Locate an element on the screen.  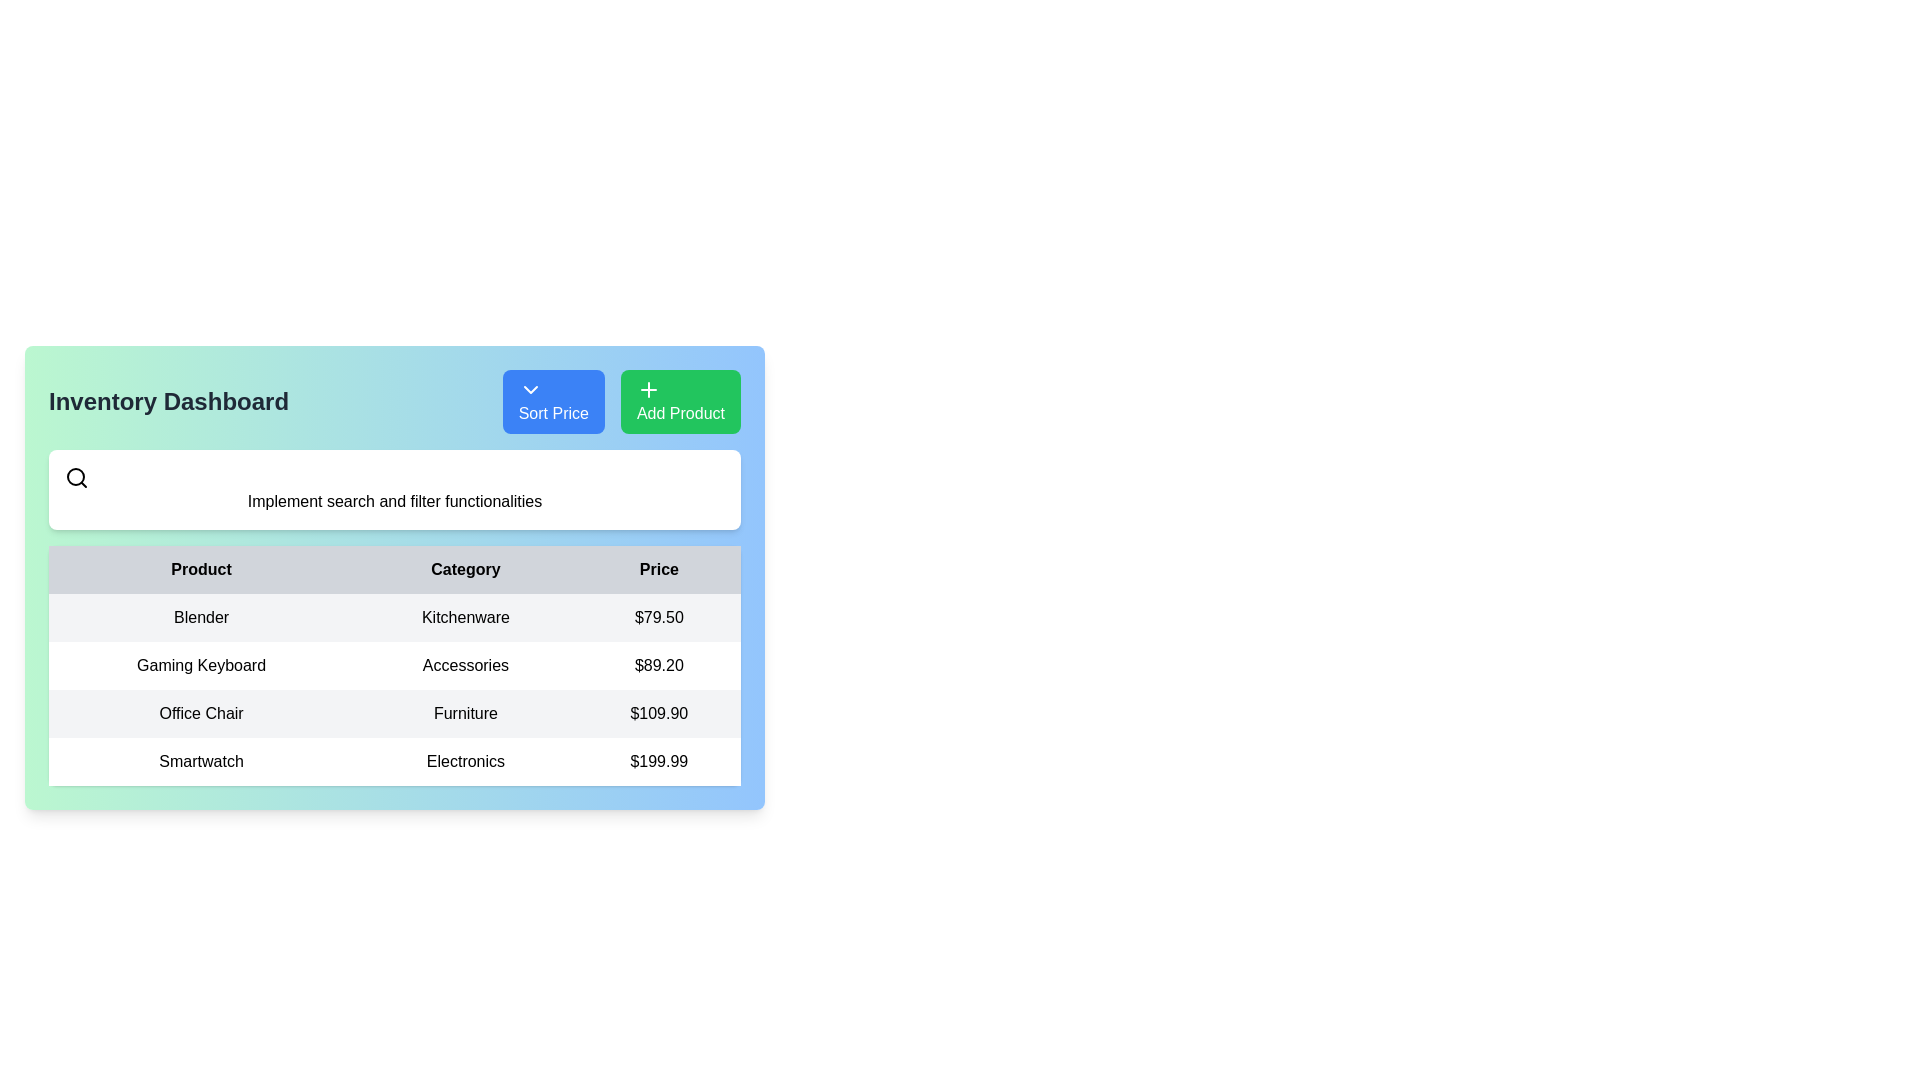
the chevron icon inside the 'Sort Price' button is located at coordinates (530, 389).